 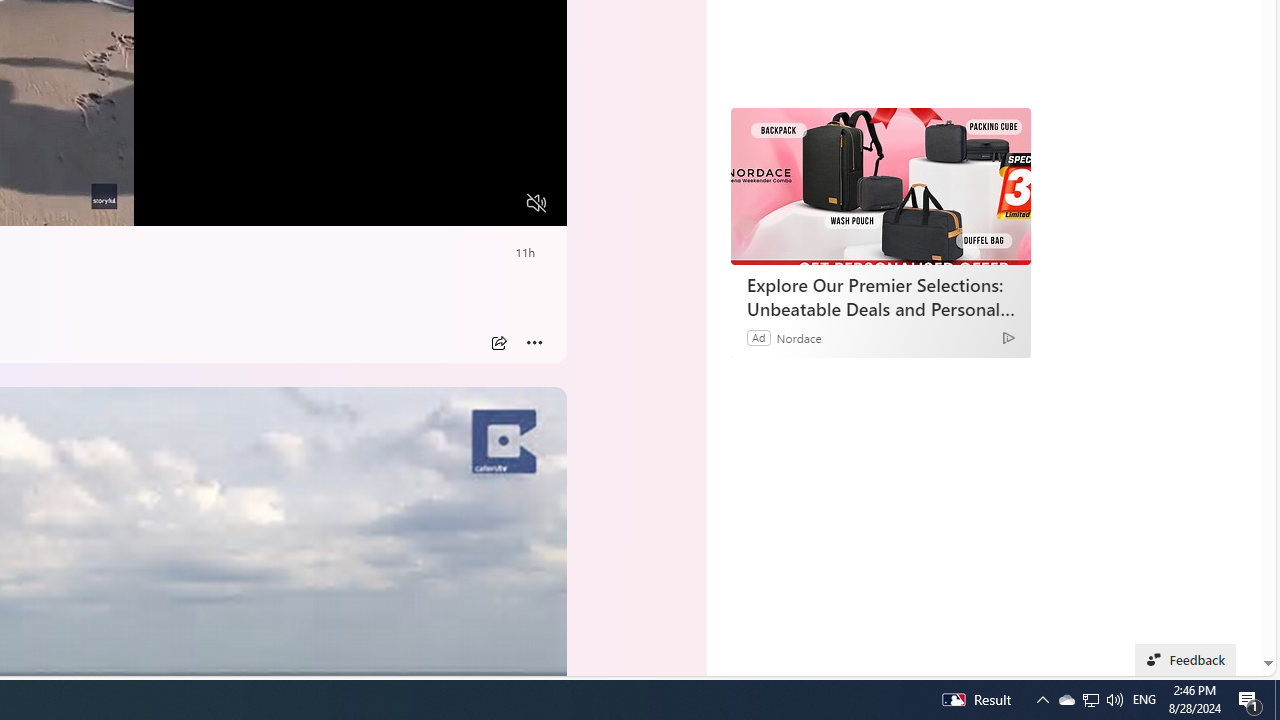 What do you see at coordinates (1008, 336) in the screenshot?
I see `'Ad Choice'` at bounding box center [1008, 336].